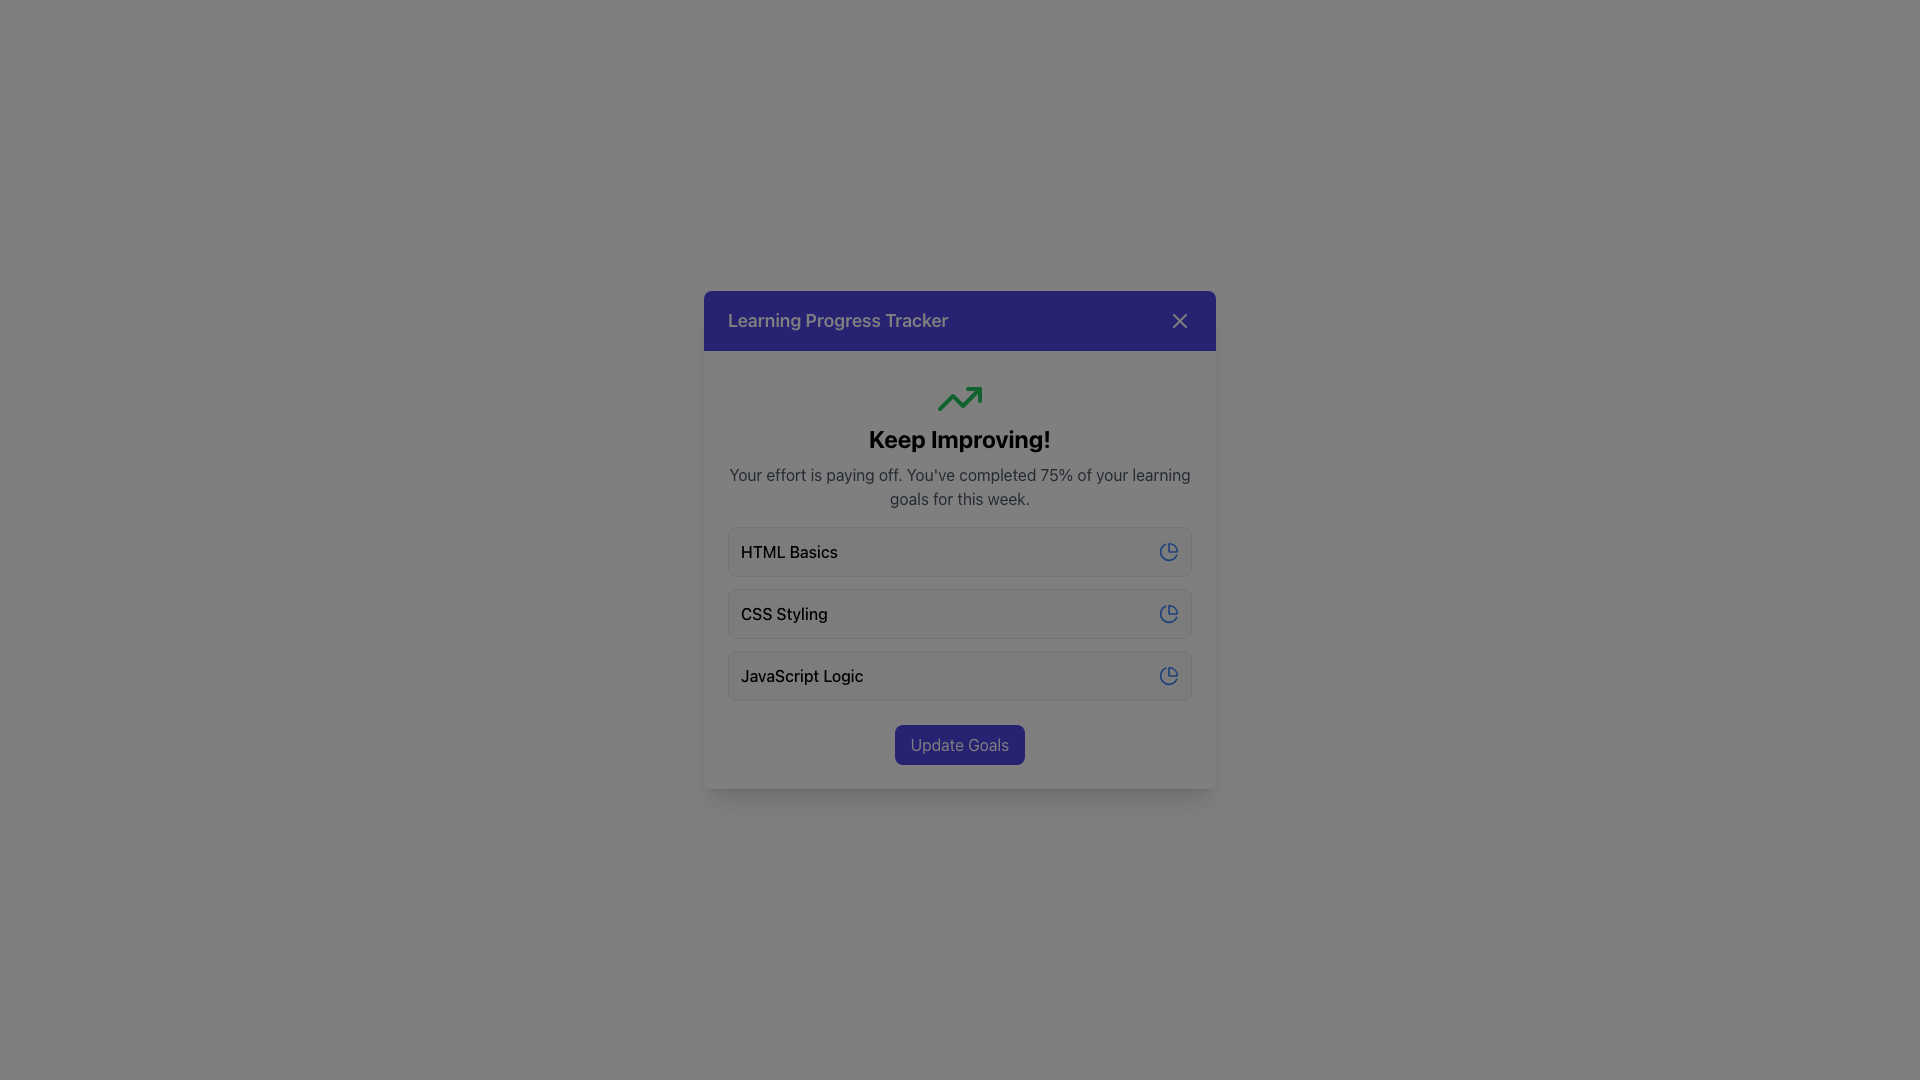 This screenshot has height=1080, width=1920. I want to click on the text label displaying 'HTML Basics', which is located within the first card of a vertically arranged list in a centered modal, positioned above the cards labeled 'CSS Styling' and 'JavaScript Logic', so click(788, 551).